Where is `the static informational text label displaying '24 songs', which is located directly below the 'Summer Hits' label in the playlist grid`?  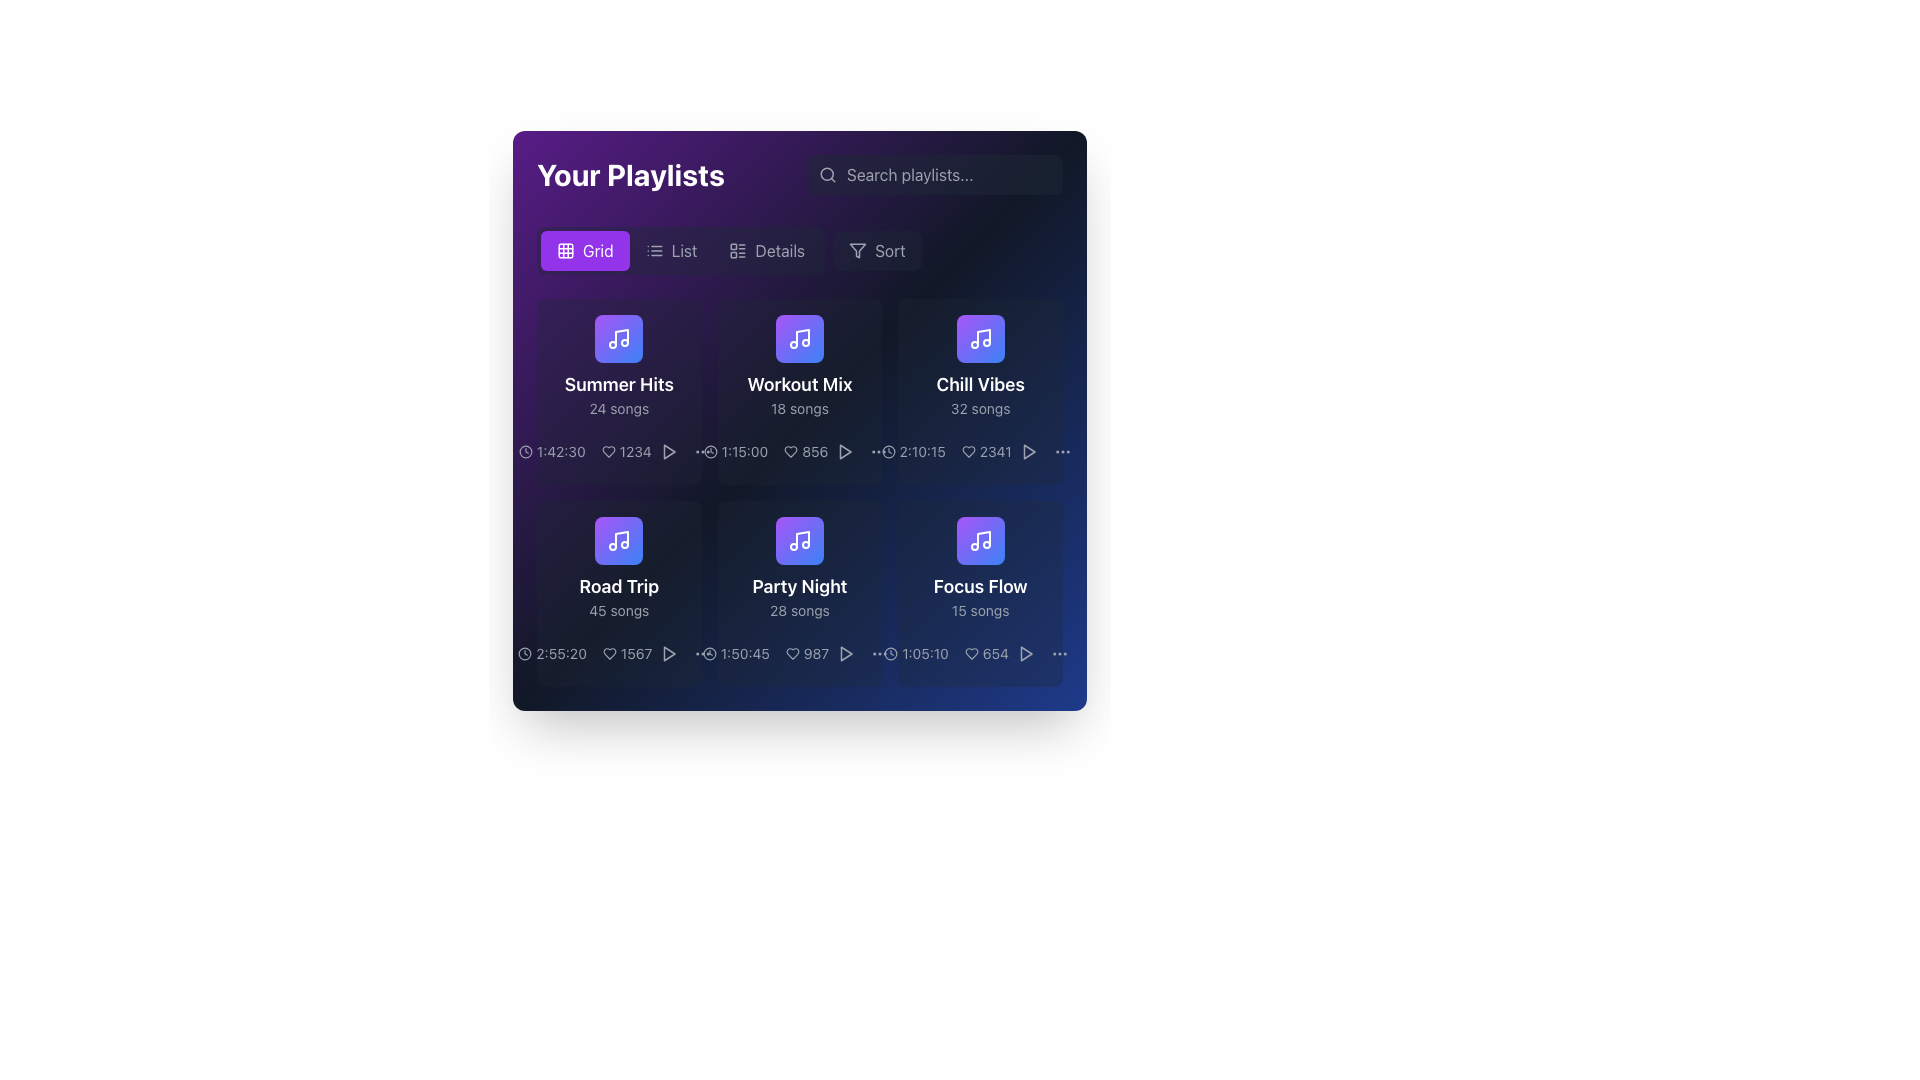 the static informational text label displaying '24 songs', which is located directly below the 'Summer Hits' label in the playlist grid is located at coordinates (618, 407).